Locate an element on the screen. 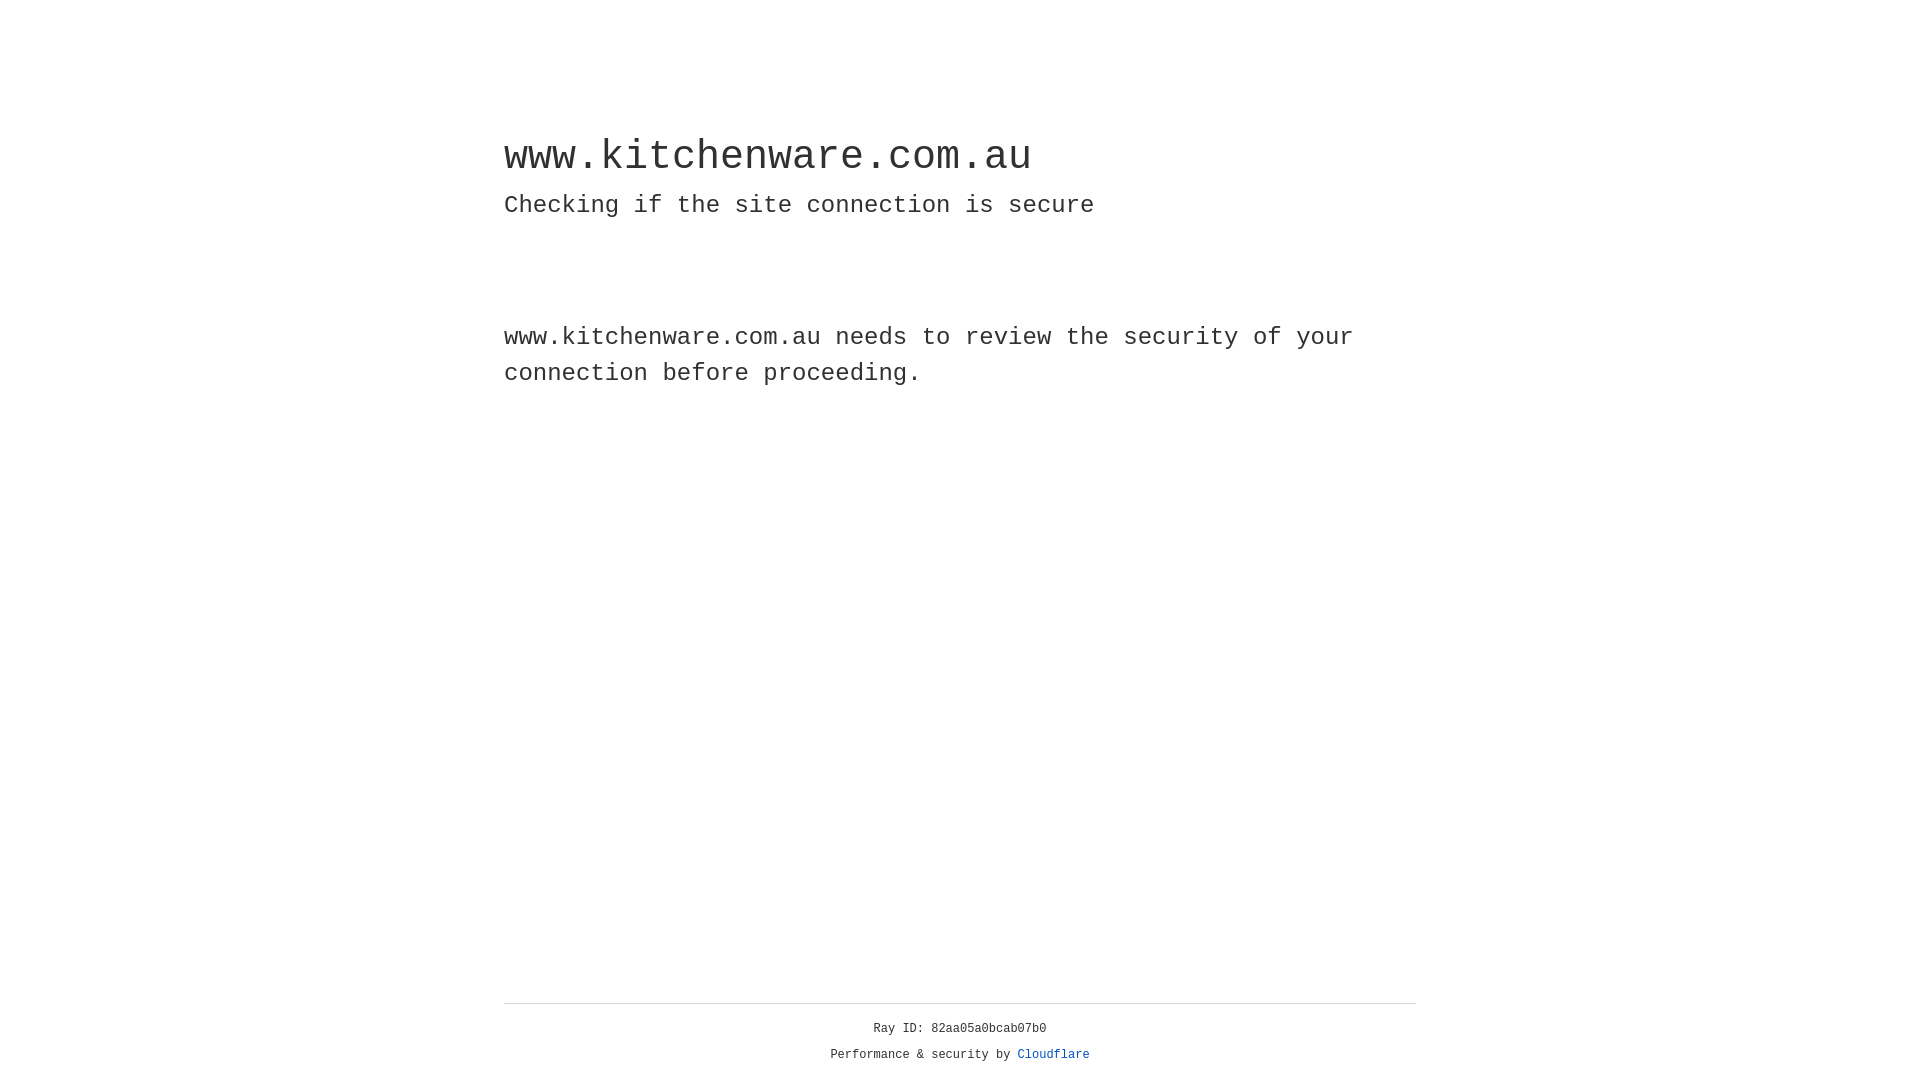 The width and height of the screenshot is (1920, 1080). 'Cloudflare' is located at coordinates (1053, 1054).